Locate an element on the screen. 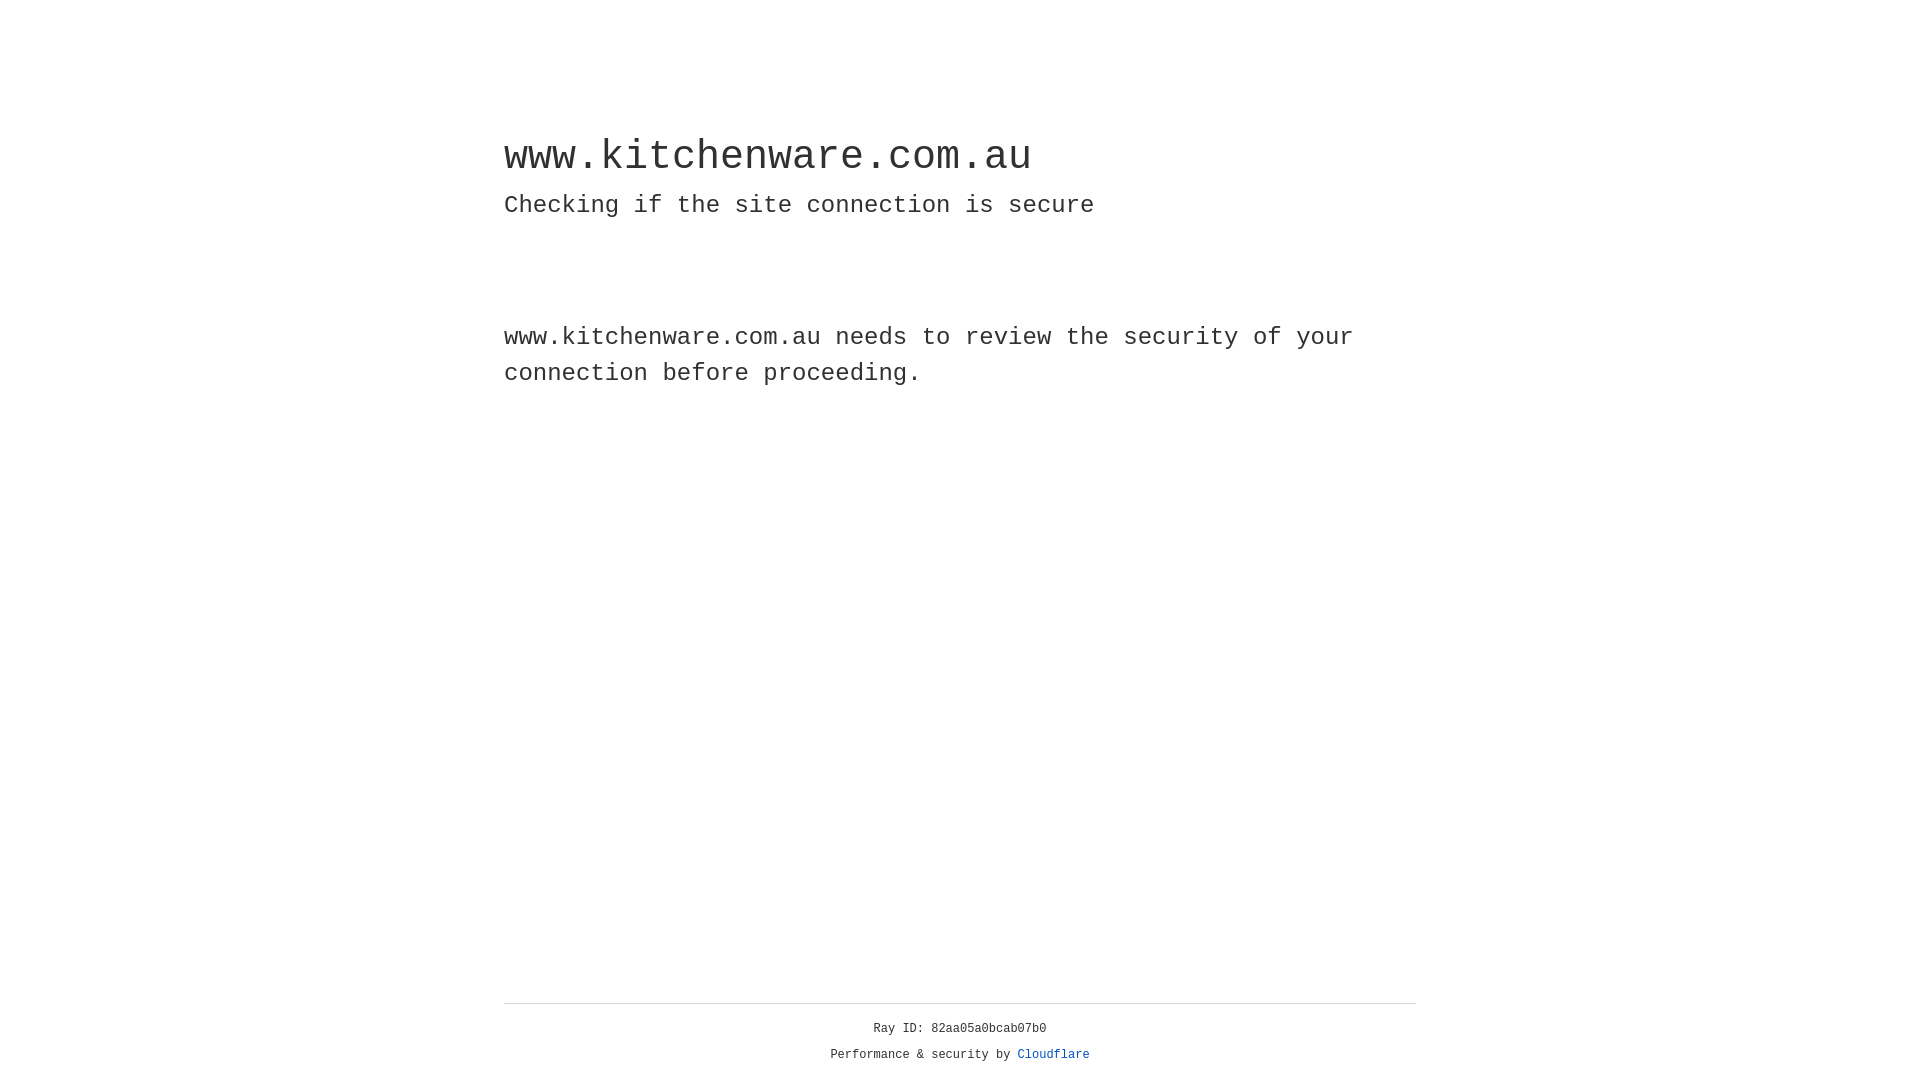 The width and height of the screenshot is (1920, 1080). 'Cloudflare' is located at coordinates (1053, 1054).